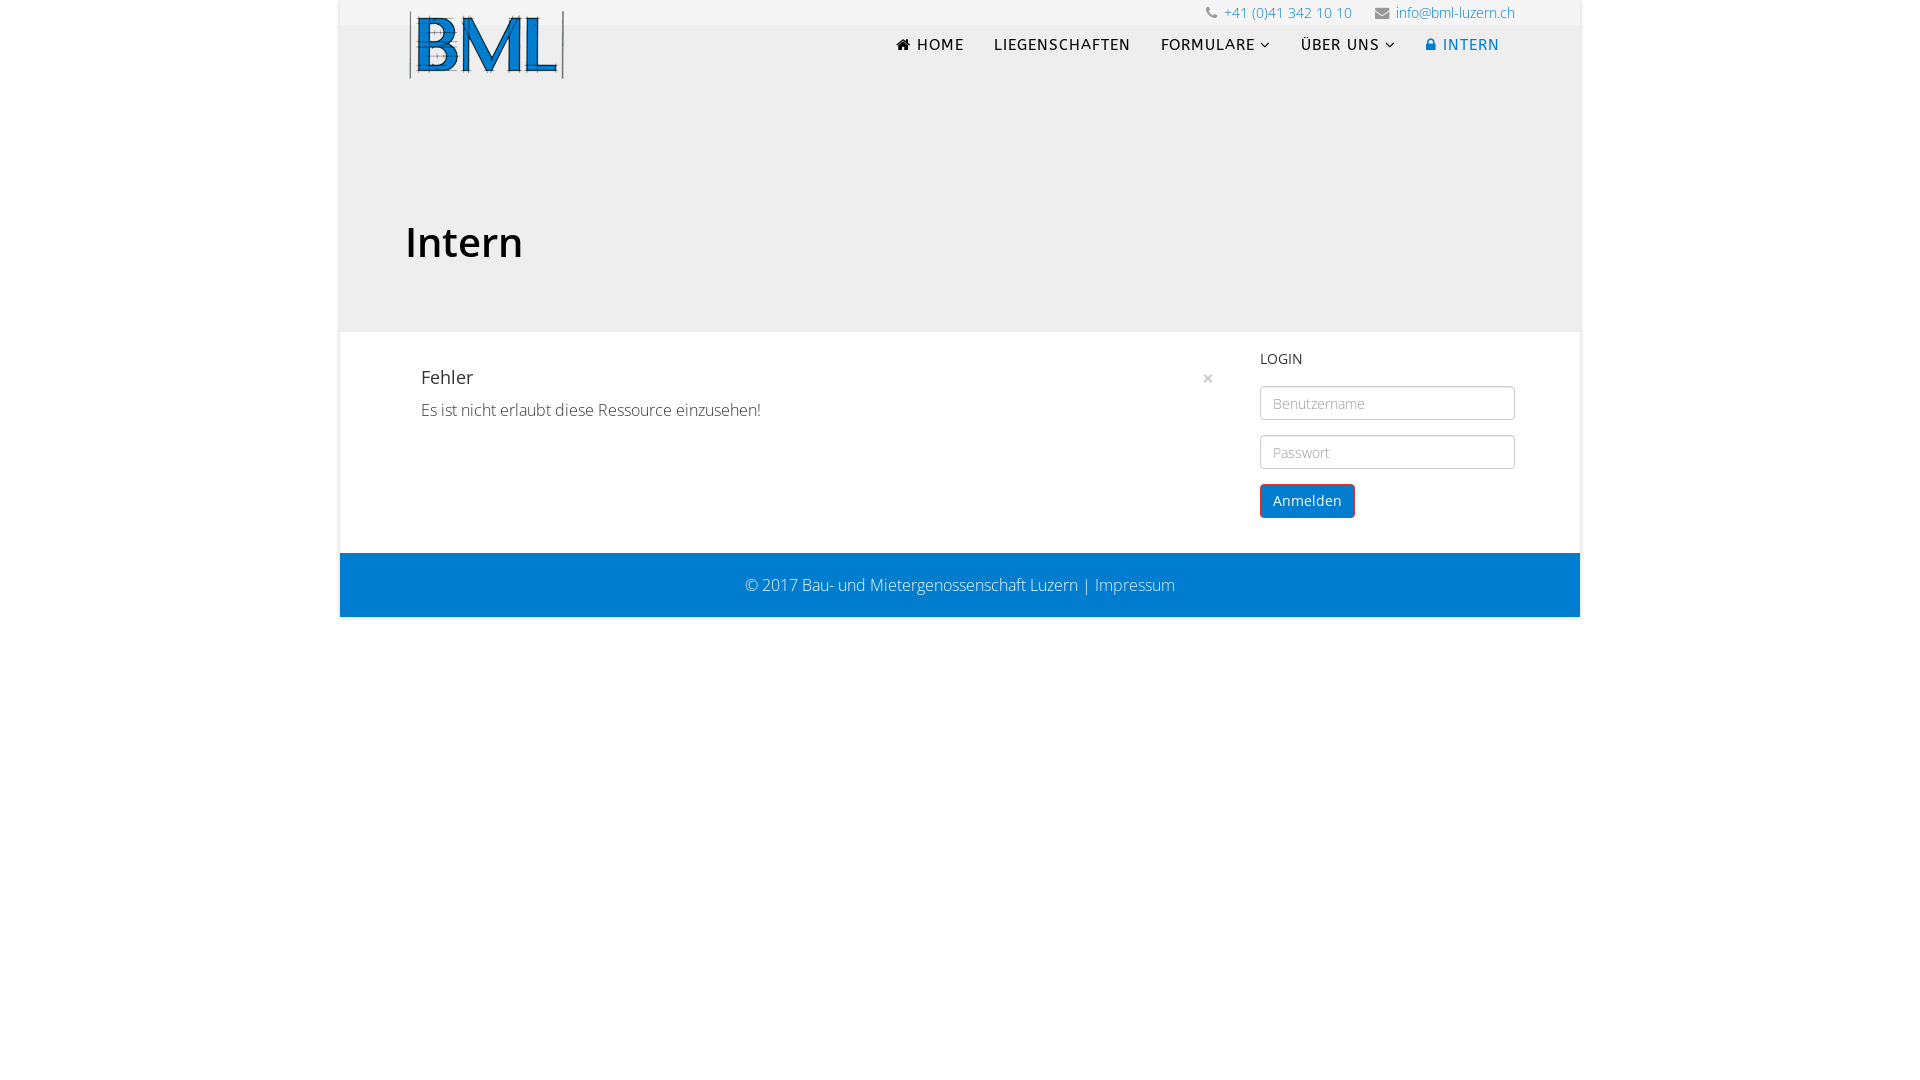 The height and width of the screenshot is (1080, 1920). What do you see at coordinates (1287, 12) in the screenshot?
I see `'+41 (0)41 342 10 10'` at bounding box center [1287, 12].